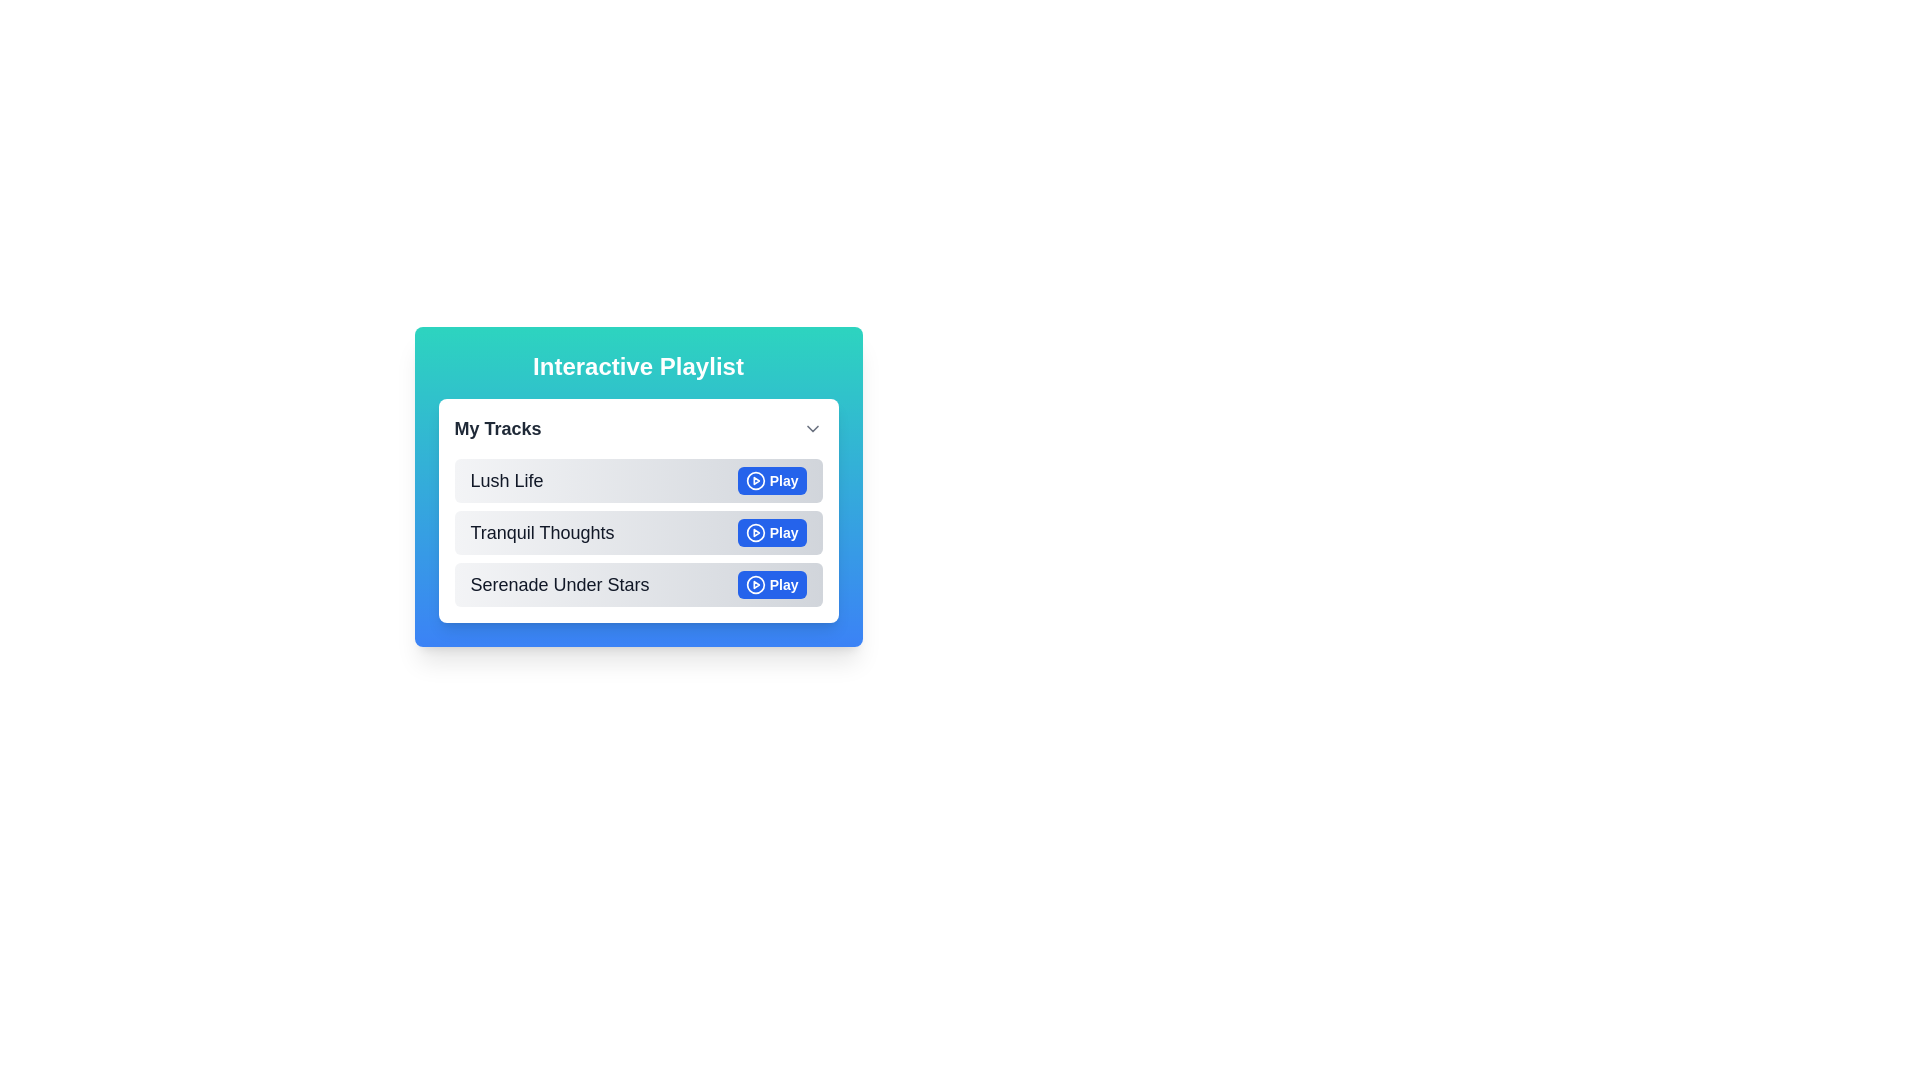 This screenshot has width=1920, height=1080. Describe the element at coordinates (754, 481) in the screenshot. I see `the circular outline graphic within the blue play button labeled 'Play', which is located next to 'Lush Life' in the 'My Tracks' section` at that location.